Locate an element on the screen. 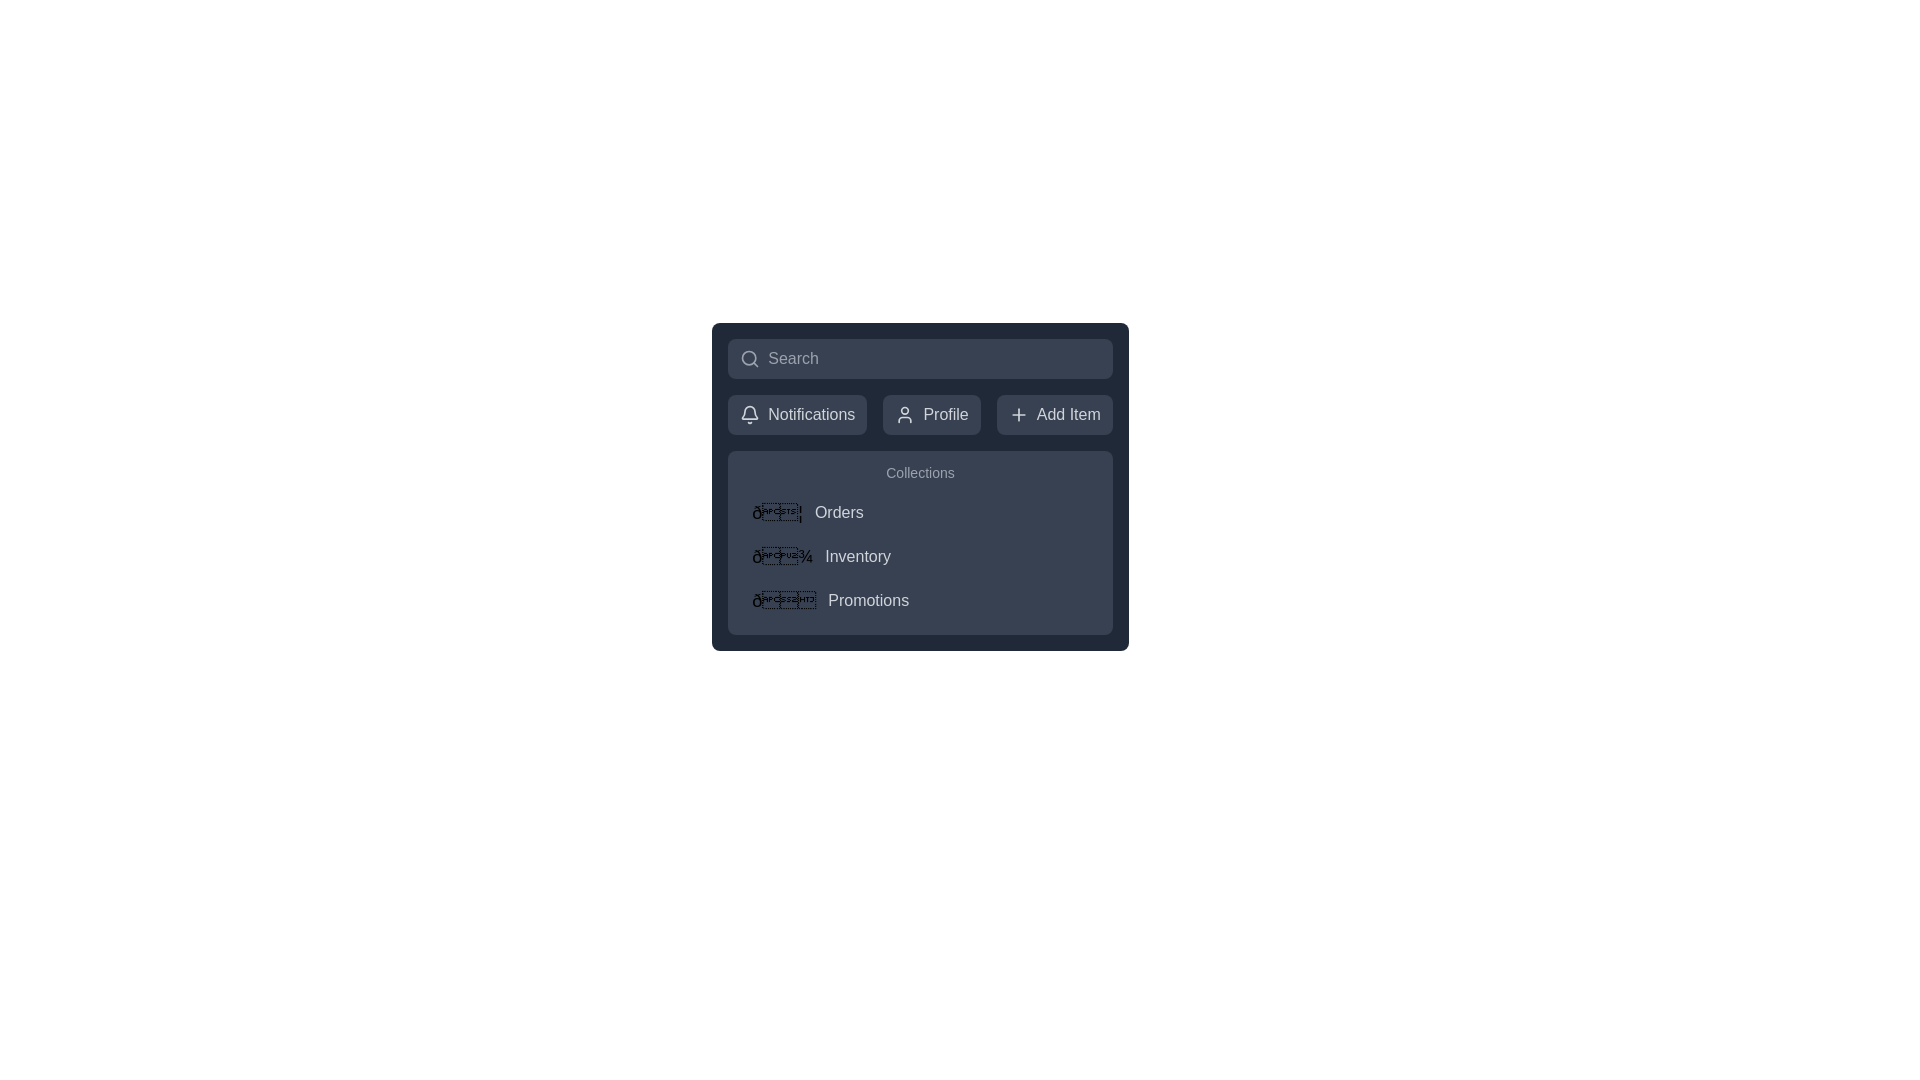 This screenshot has width=1920, height=1080. the 'Promotions' button, which features a party popper emoji and is located at the bottom of the list is located at coordinates (919, 600).